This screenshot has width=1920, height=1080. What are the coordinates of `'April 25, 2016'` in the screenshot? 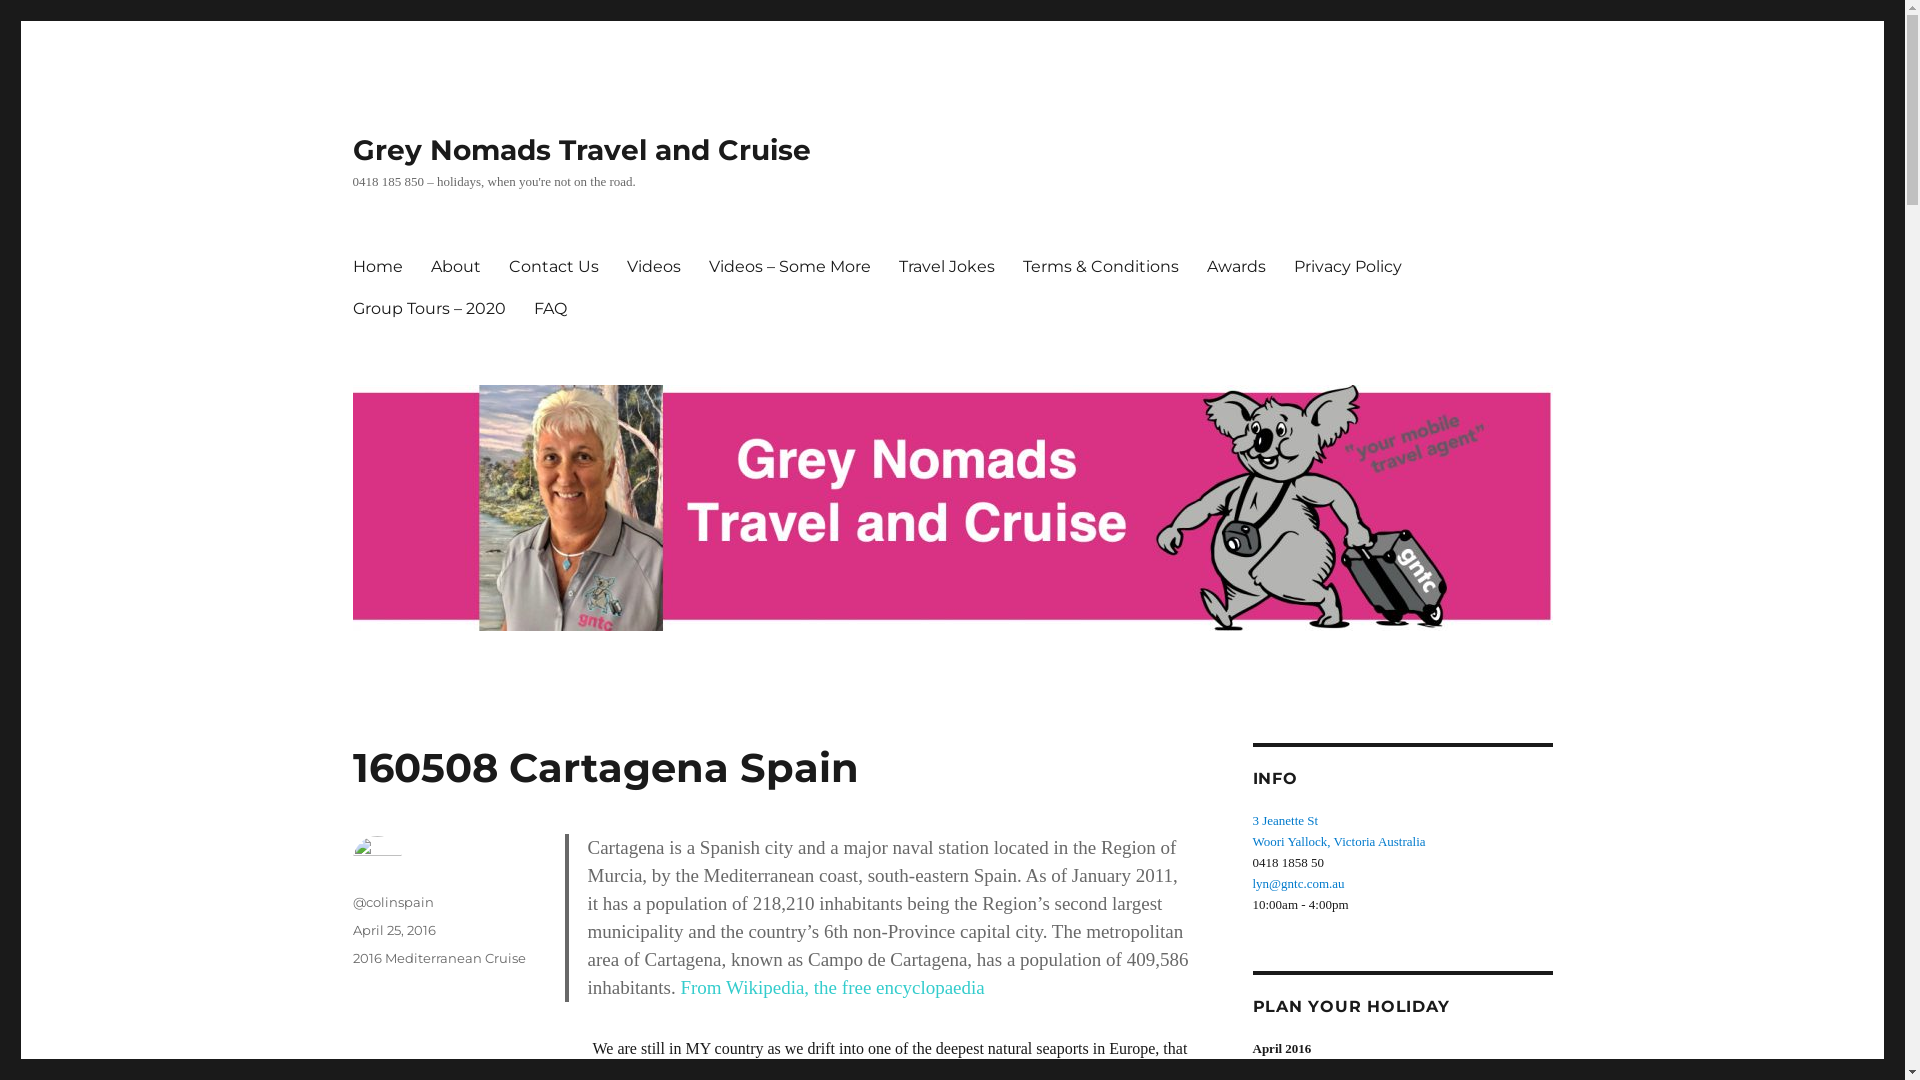 It's located at (393, 929).